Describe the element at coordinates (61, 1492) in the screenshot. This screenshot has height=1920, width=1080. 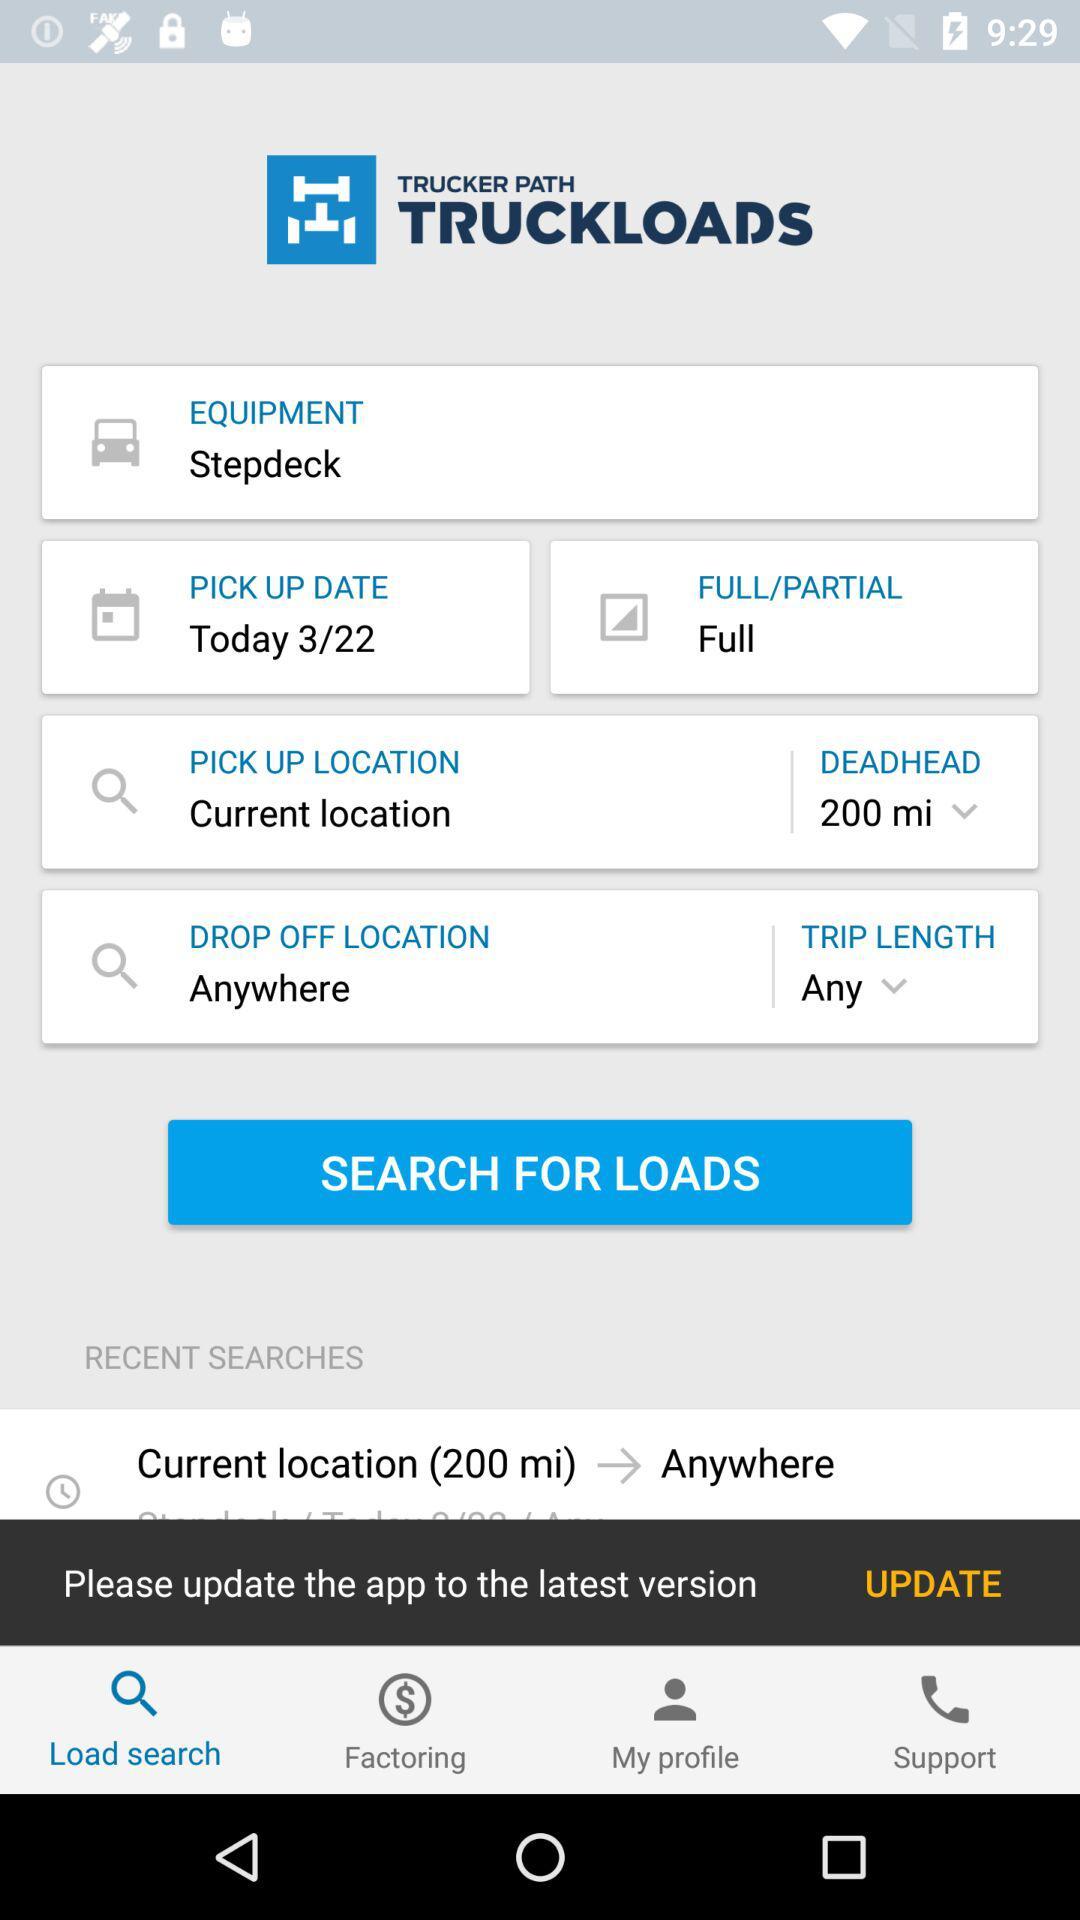
I see `timer icon at bottom left of page` at that location.